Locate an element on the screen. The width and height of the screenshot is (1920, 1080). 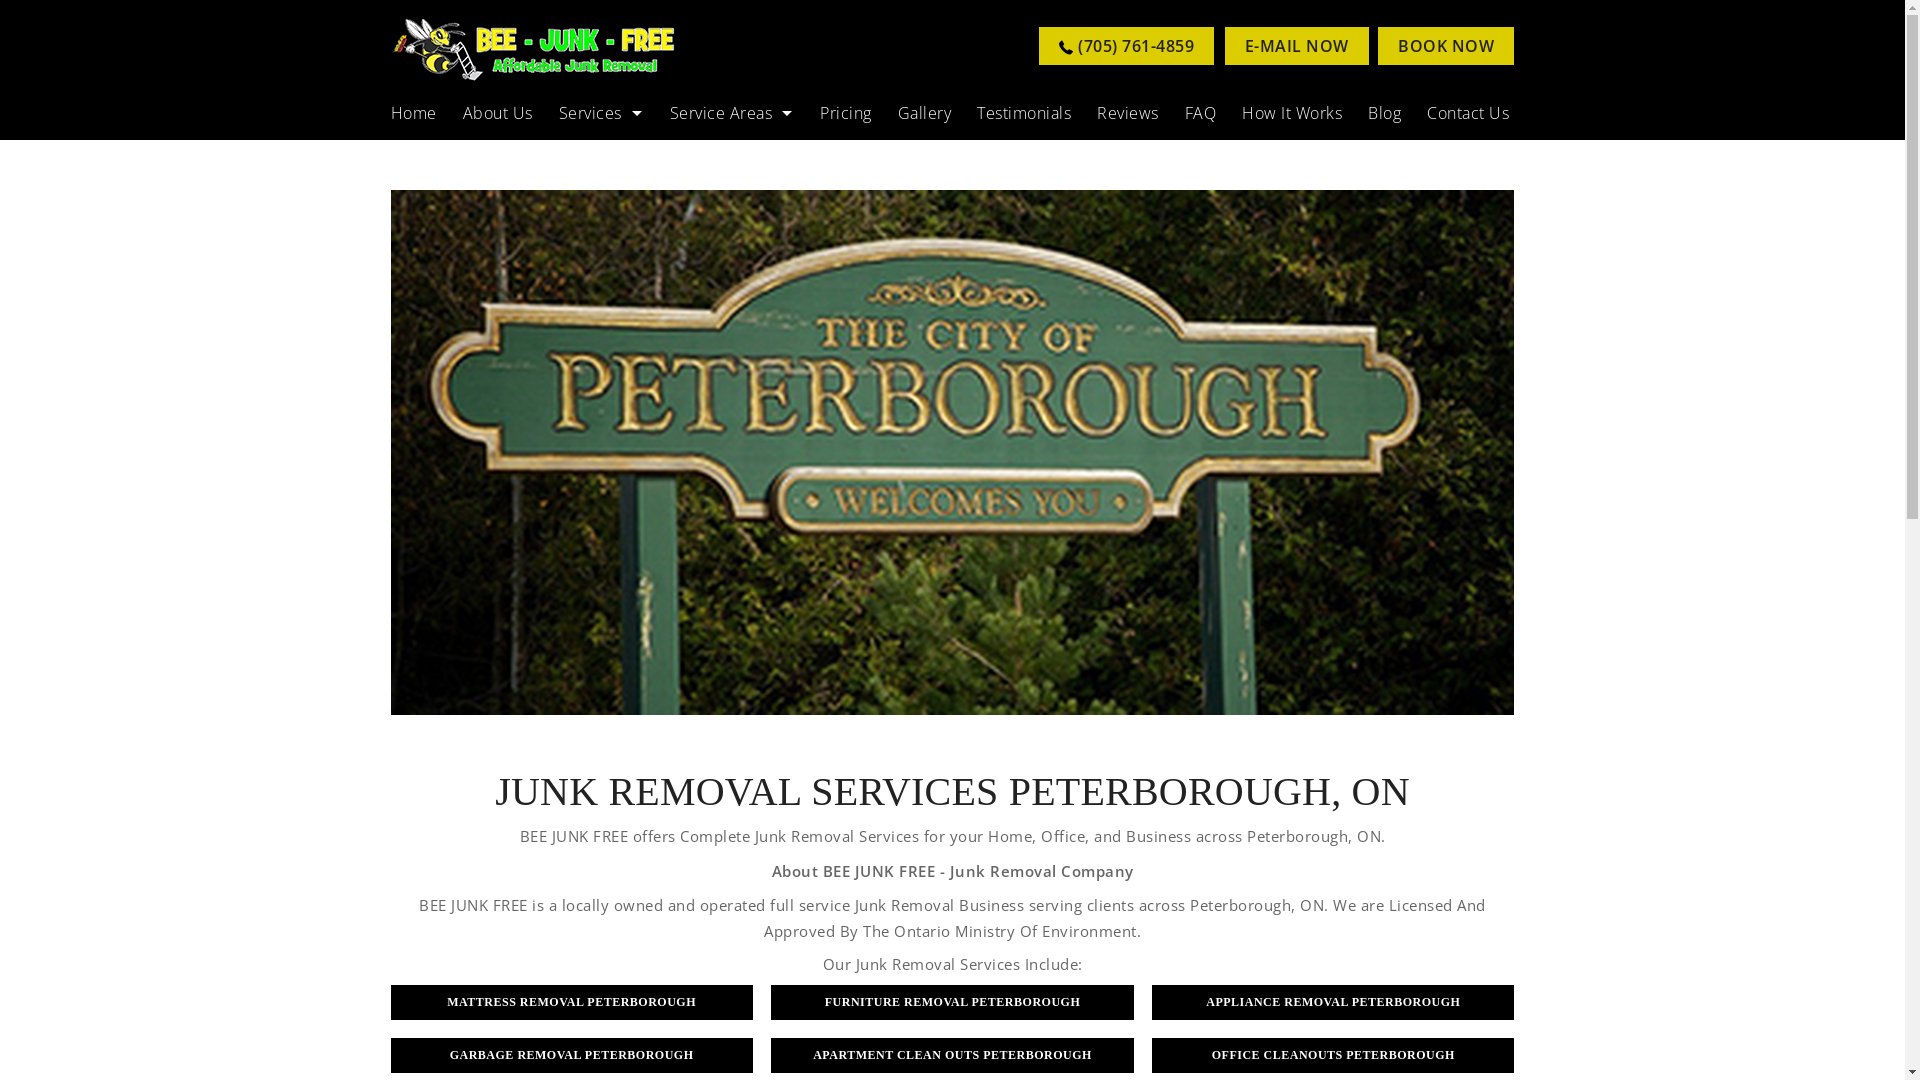
'Home' is located at coordinates (419, 113).